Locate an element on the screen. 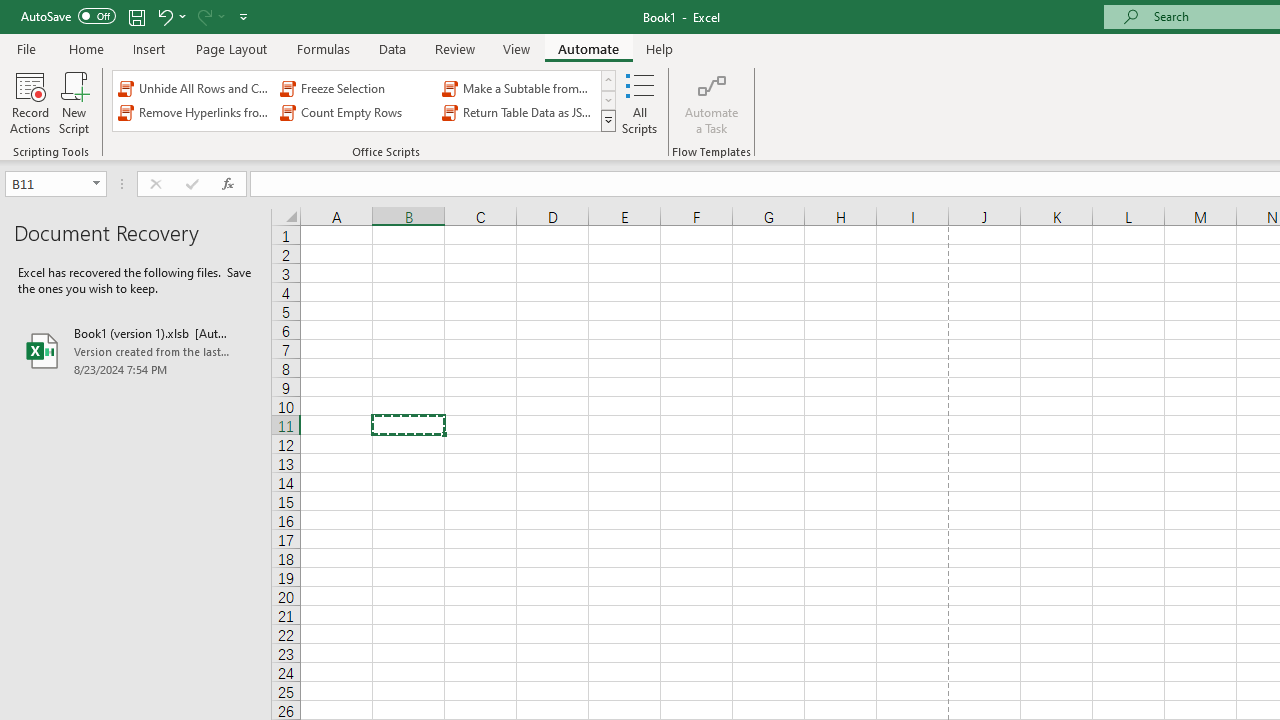 This screenshot has width=1280, height=720. 'New Script' is located at coordinates (73, 103).